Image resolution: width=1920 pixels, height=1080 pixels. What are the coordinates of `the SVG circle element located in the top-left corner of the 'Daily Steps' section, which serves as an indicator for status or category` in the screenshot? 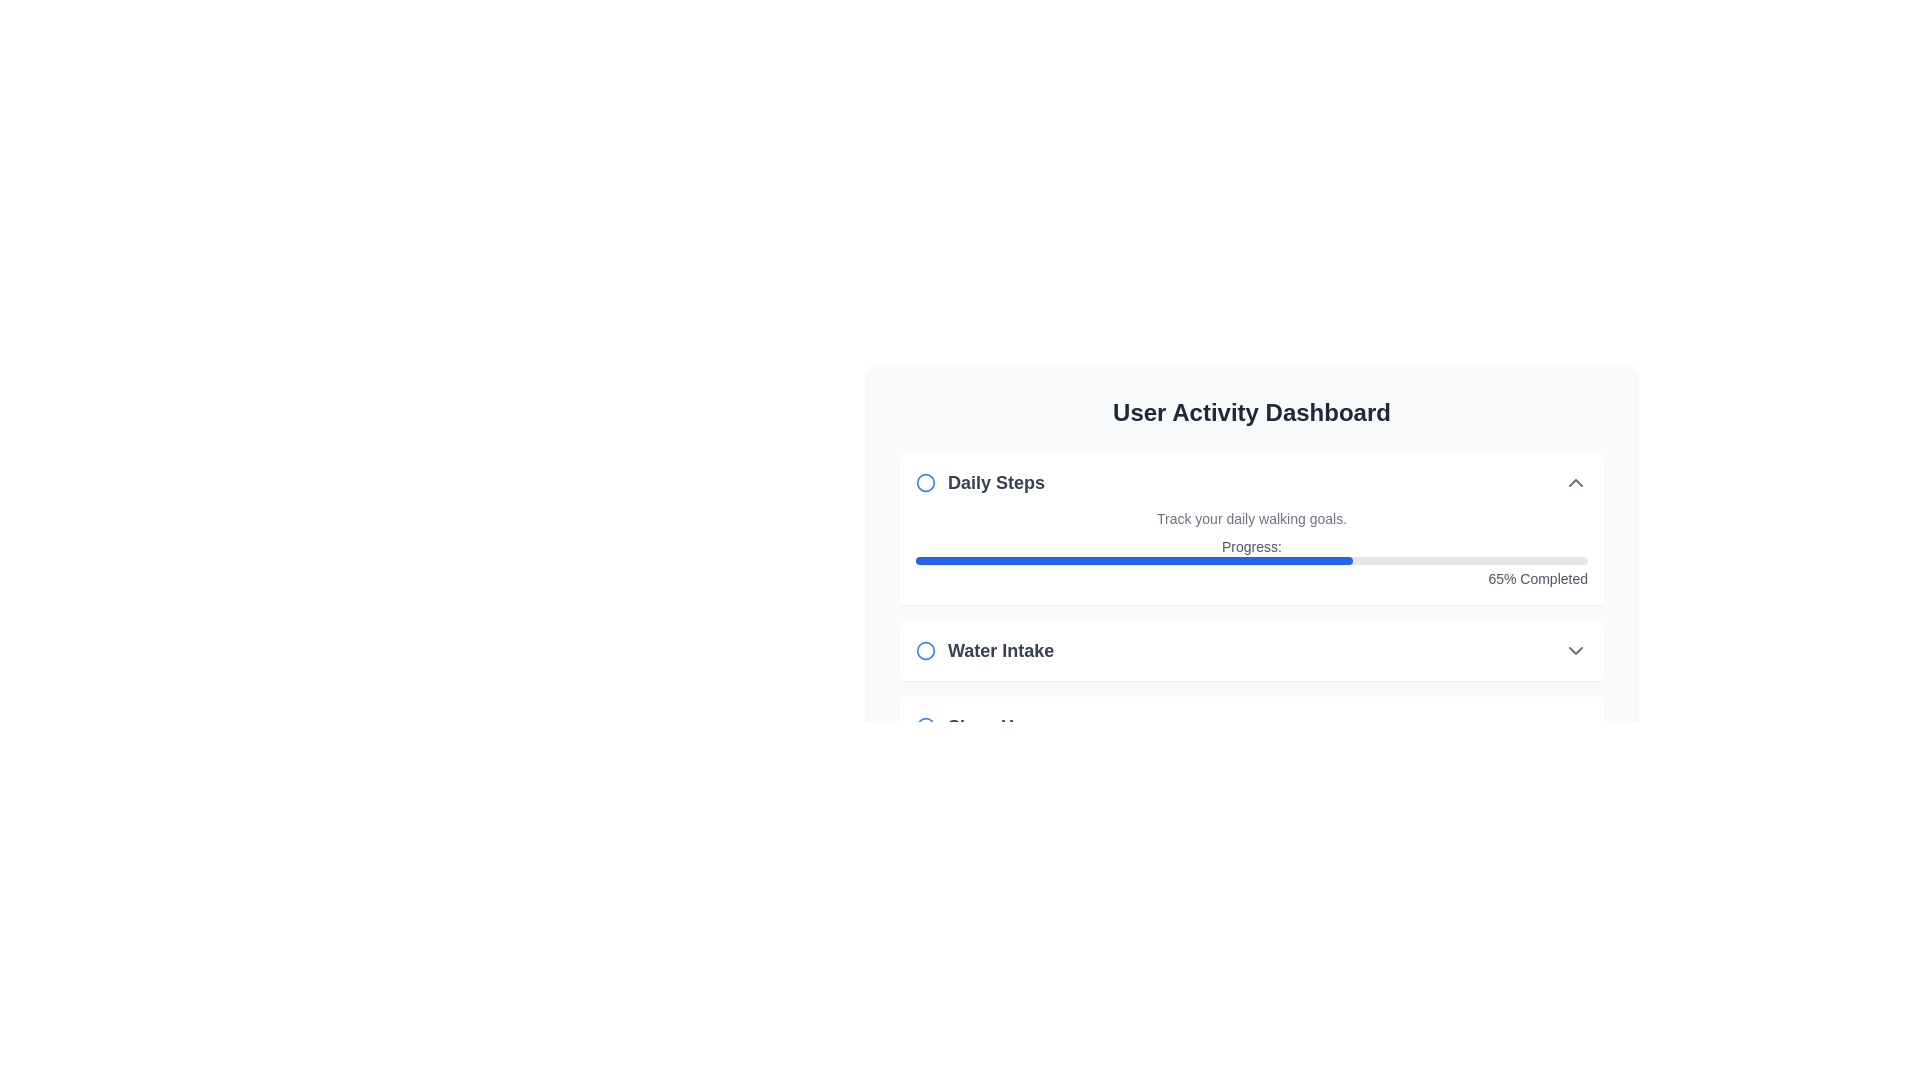 It's located at (925, 482).